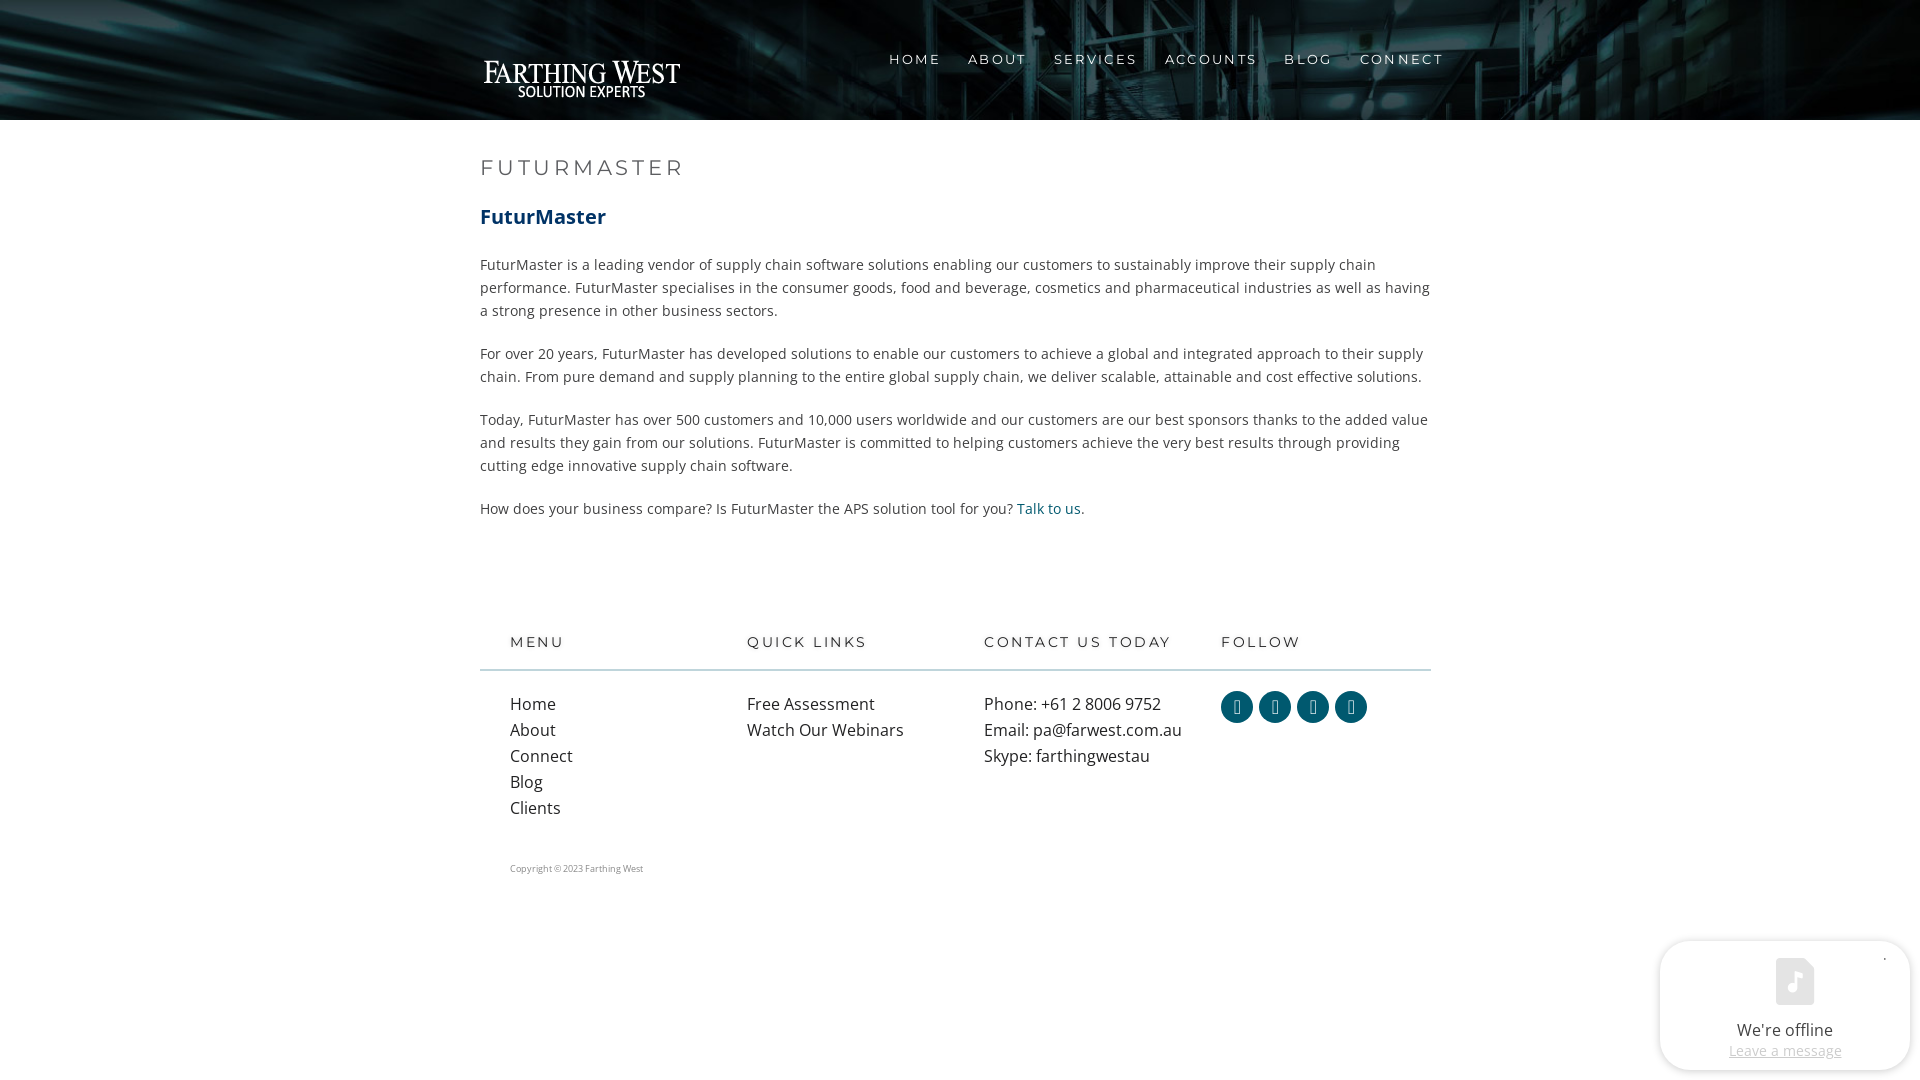 Image resolution: width=1920 pixels, height=1080 pixels. Describe the element at coordinates (811, 703) in the screenshot. I see `'Free Assessment'` at that location.